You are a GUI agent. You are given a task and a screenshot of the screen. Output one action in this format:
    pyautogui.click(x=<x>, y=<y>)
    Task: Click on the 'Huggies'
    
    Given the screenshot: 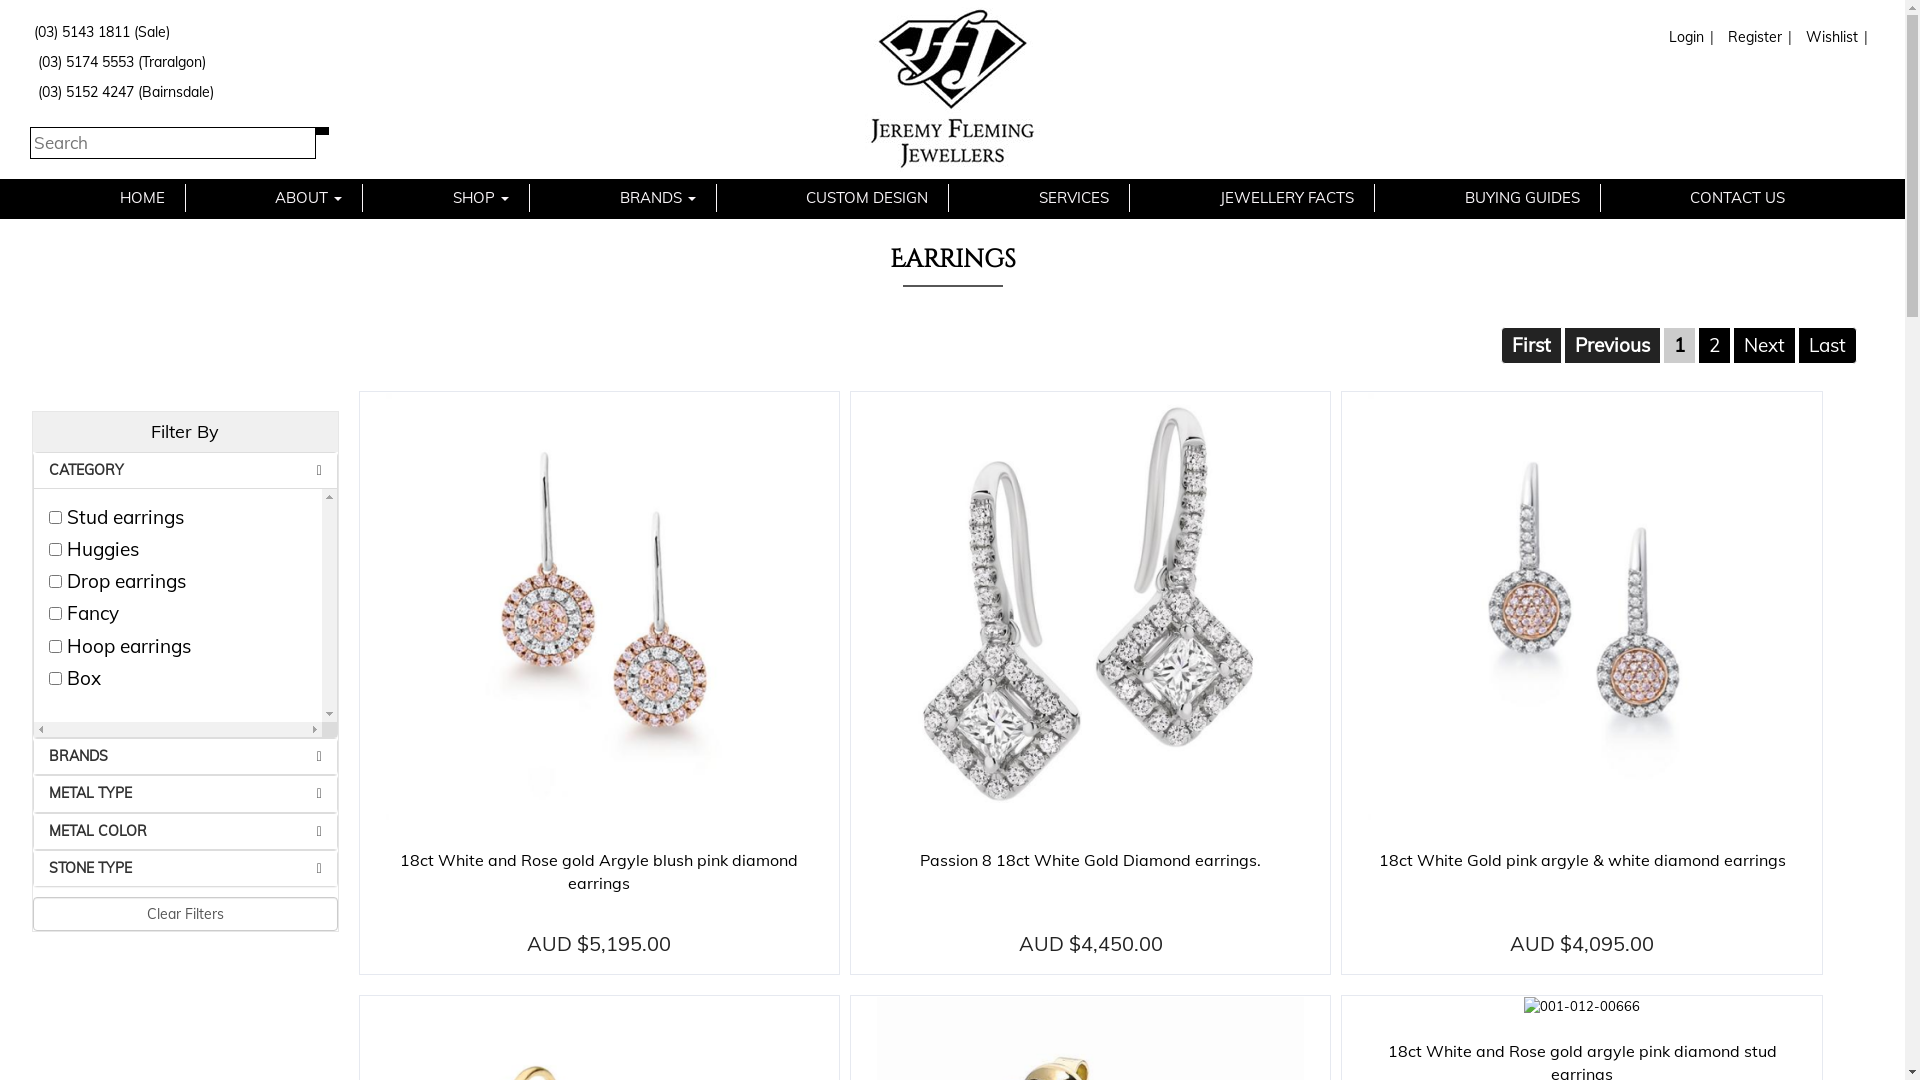 What is the action you would take?
    pyautogui.click(x=55, y=549)
    